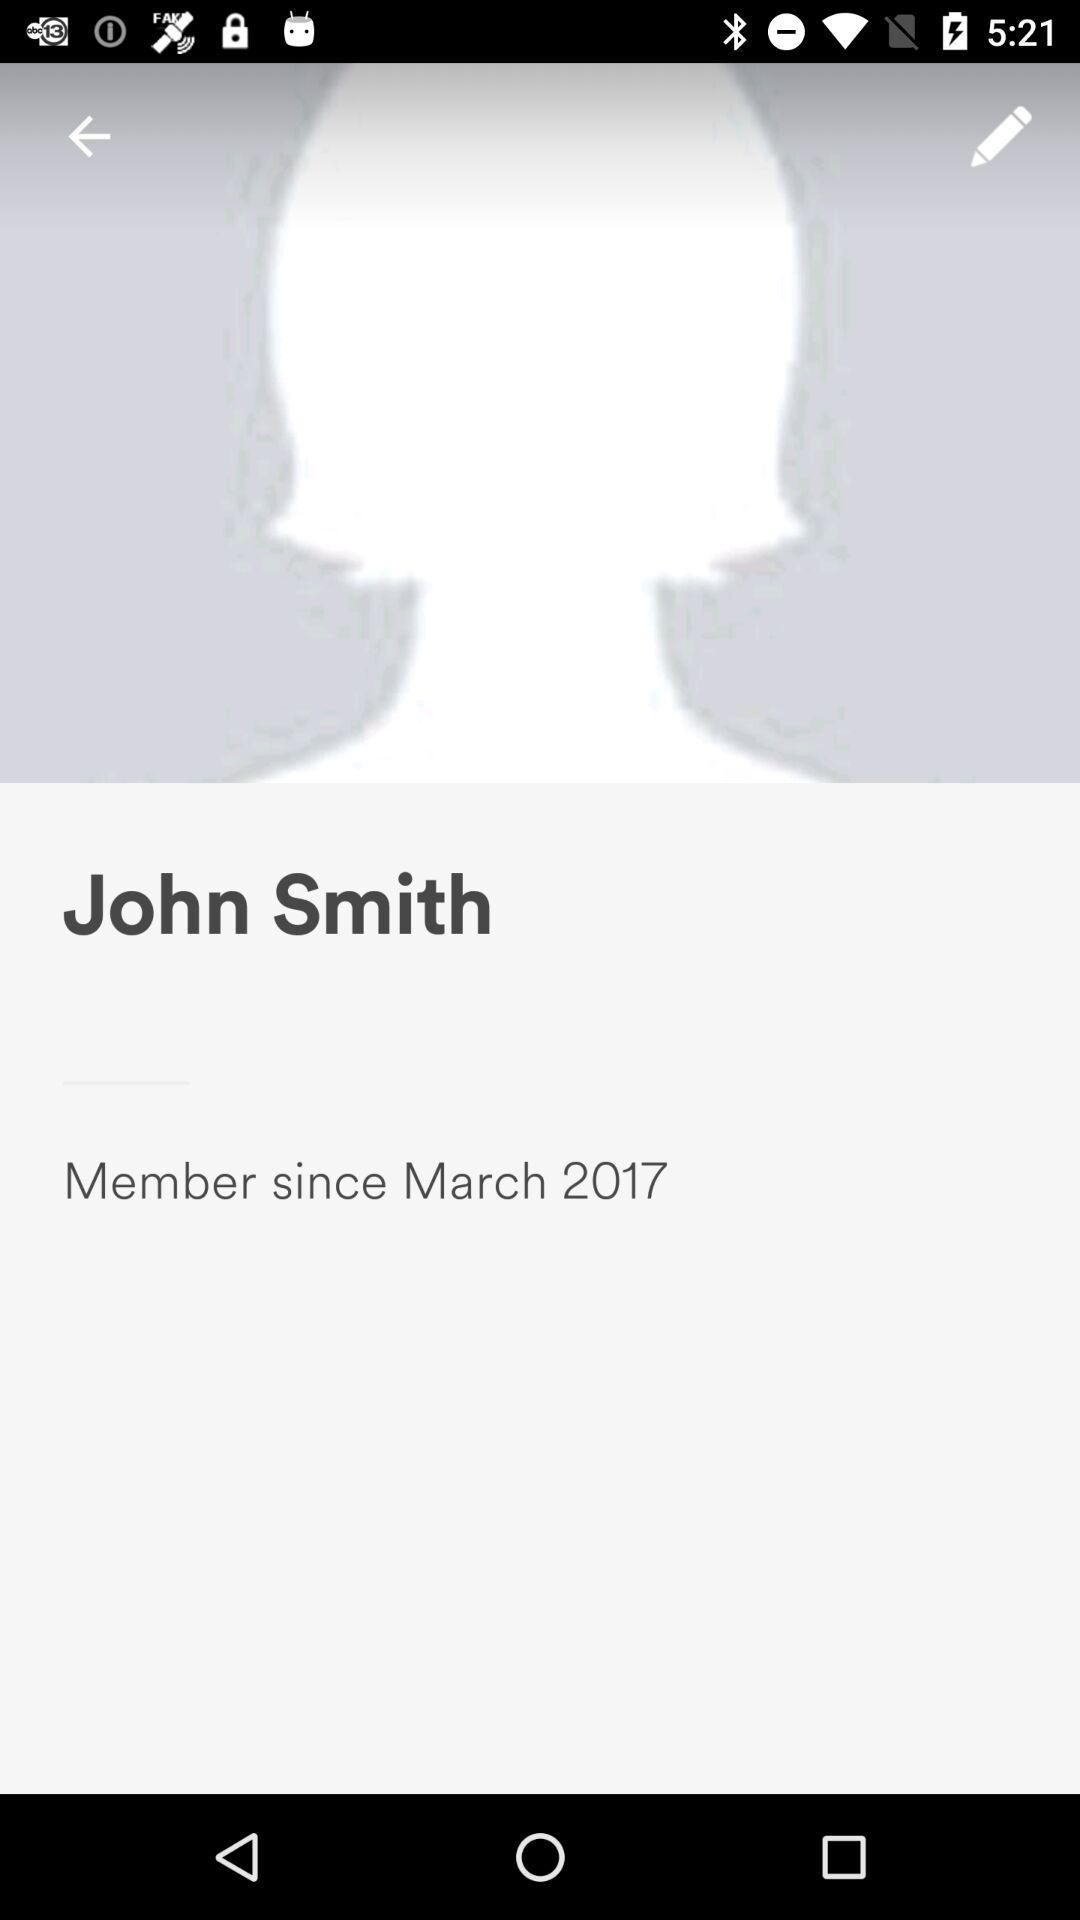  Describe the element at coordinates (88, 135) in the screenshot. I see `item above john smith icon` at that location.